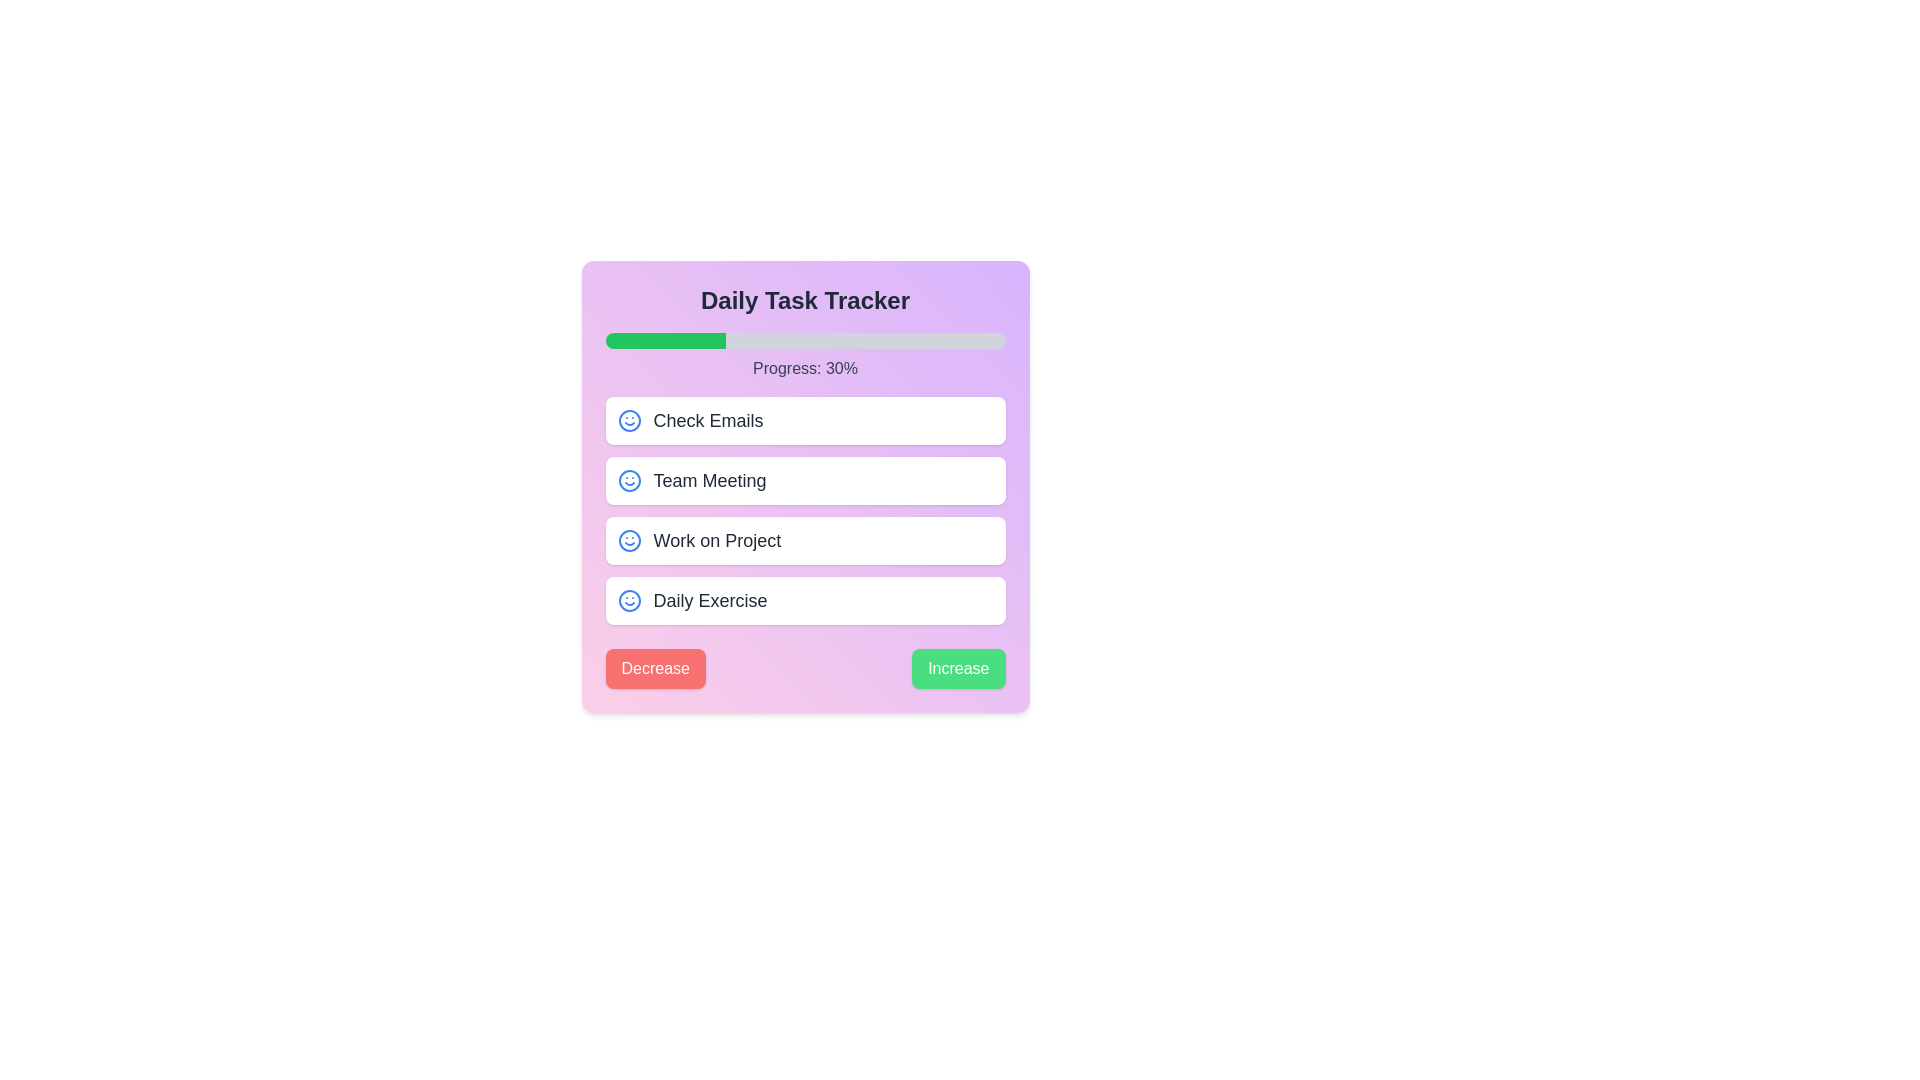 The image size is (1920, 1080). What do you see at coordinates (708, 419) in the screenshot?
I see `the 'Check Emails' text label, which is styled with a medium-sized gray font and is the first item in a vertically stacked list within a task tracker interface` at bounding box center [708, 419].